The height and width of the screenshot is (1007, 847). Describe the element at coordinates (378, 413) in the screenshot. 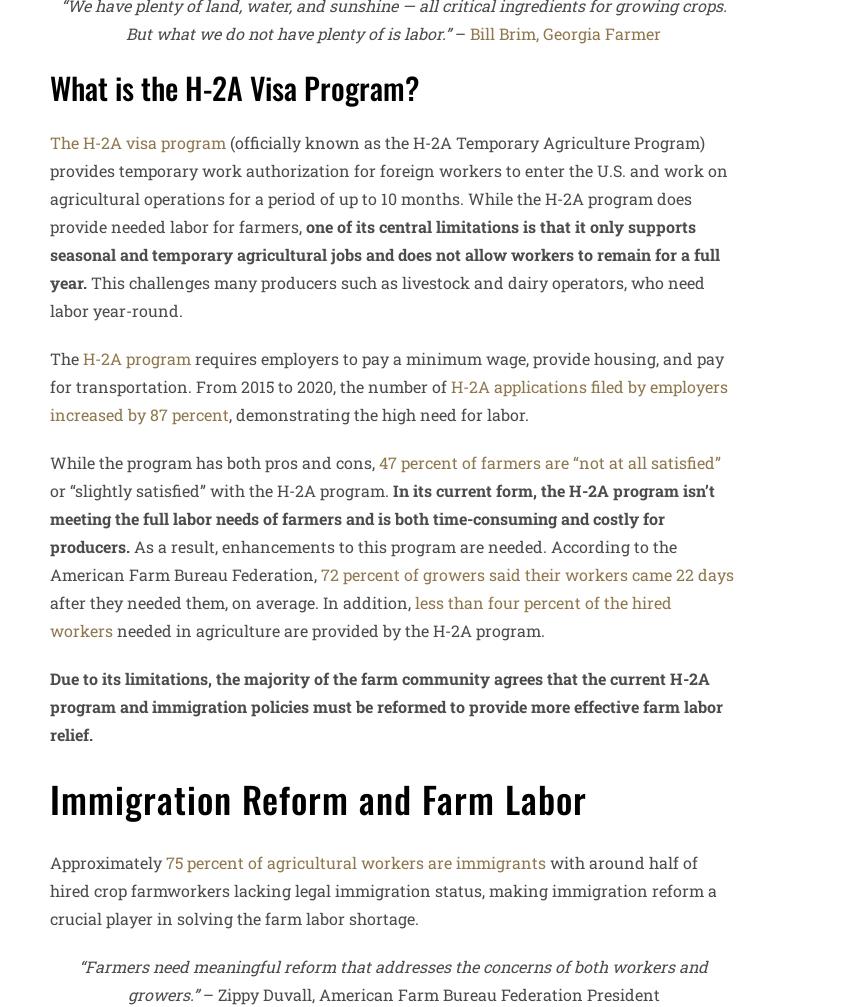

I see `', demonstrating the high need for labor.'` at that location.